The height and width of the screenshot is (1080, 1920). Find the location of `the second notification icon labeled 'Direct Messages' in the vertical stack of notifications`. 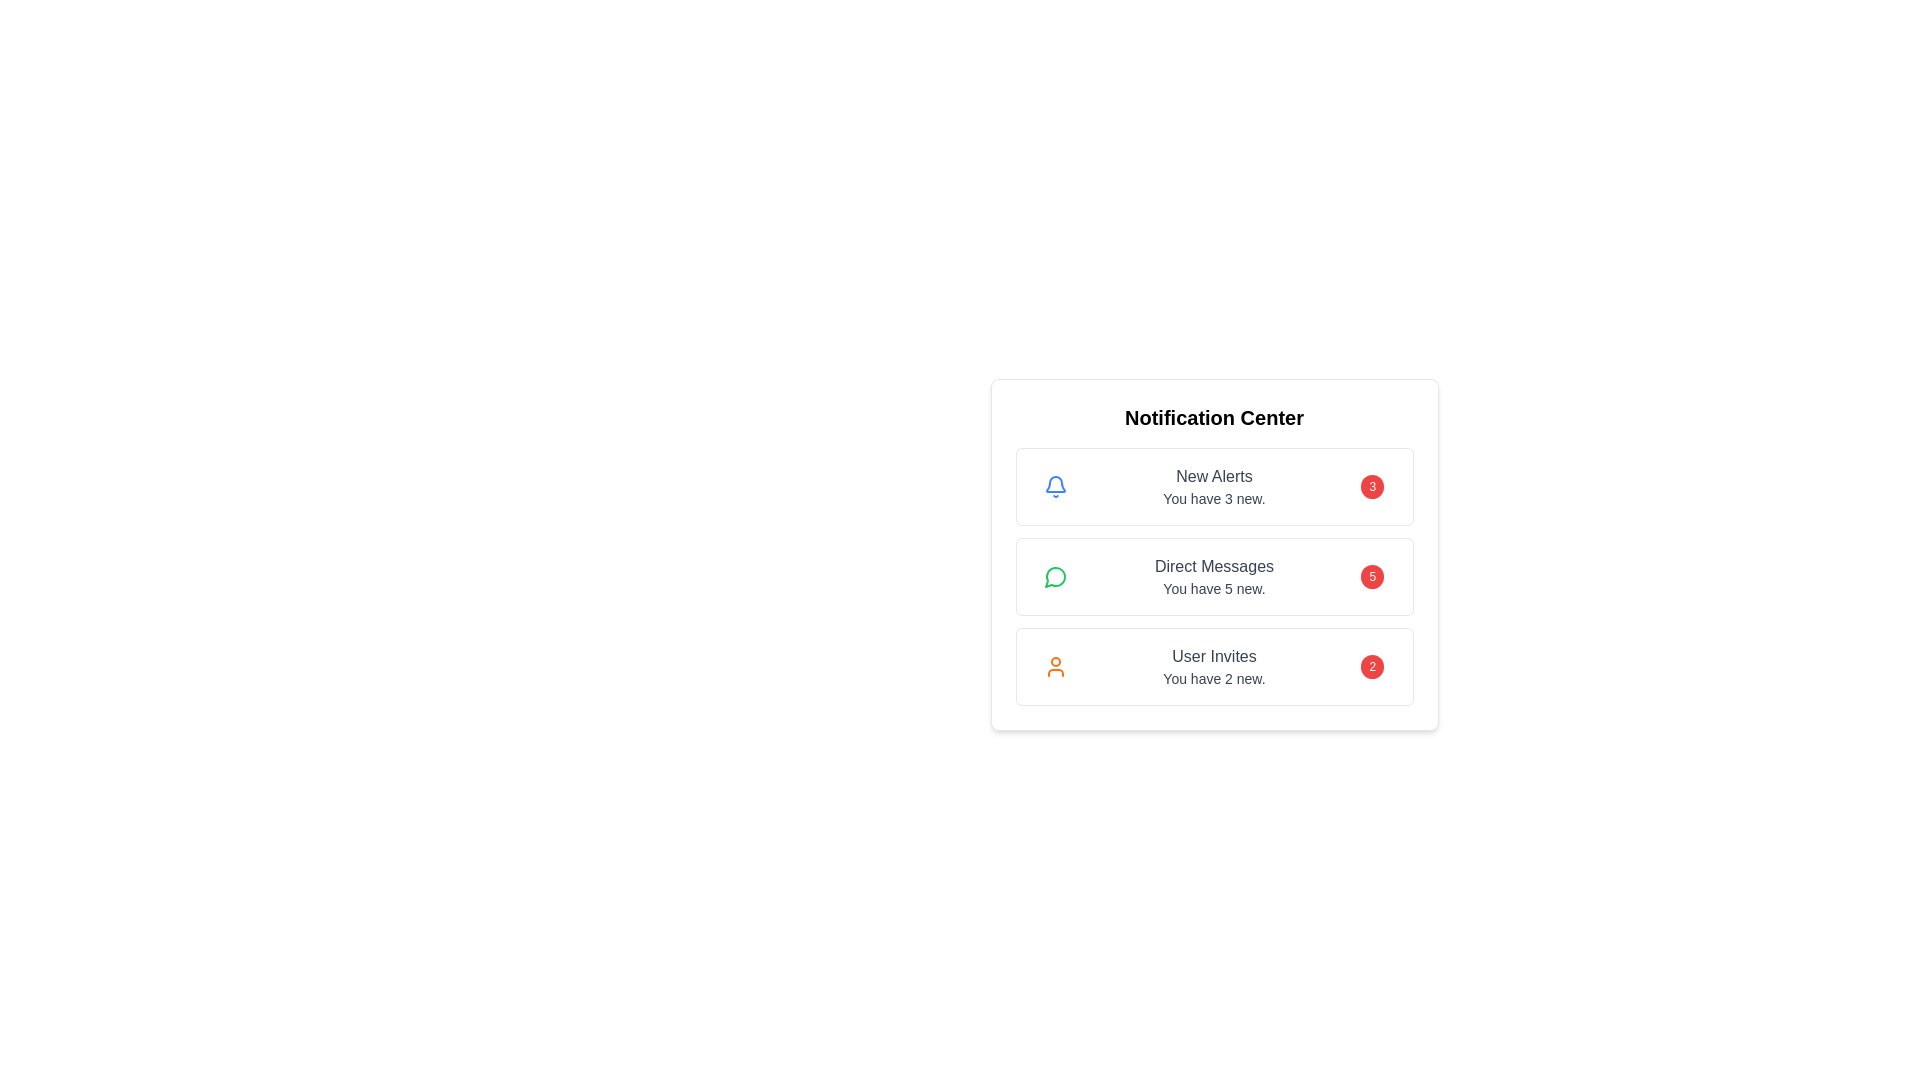

the second notification icon labeled 'Direct Messages' in the vertical stack of notifications is located at coordinates (1054, 577).